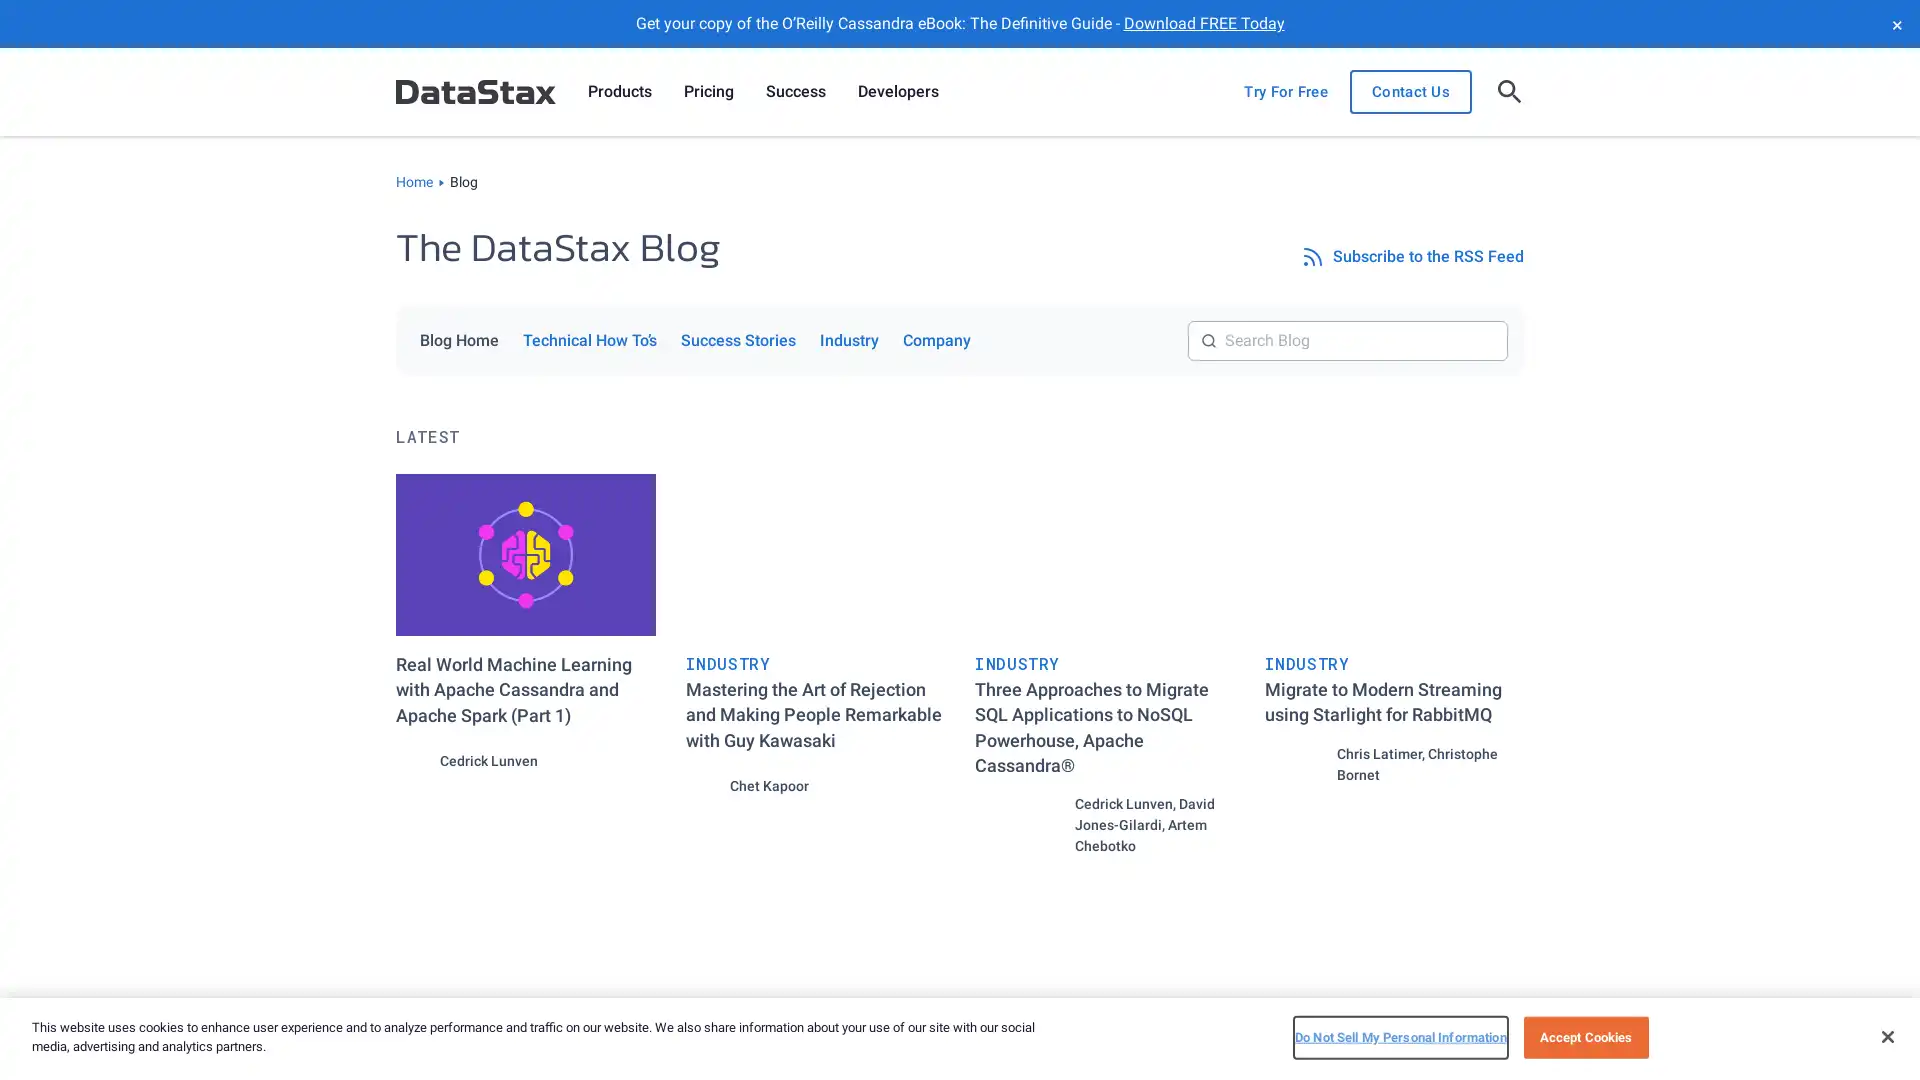  What do you see at coordinates (1507, 319) in the screenshot?
I see `Search` at bounding box center [1507, 319].